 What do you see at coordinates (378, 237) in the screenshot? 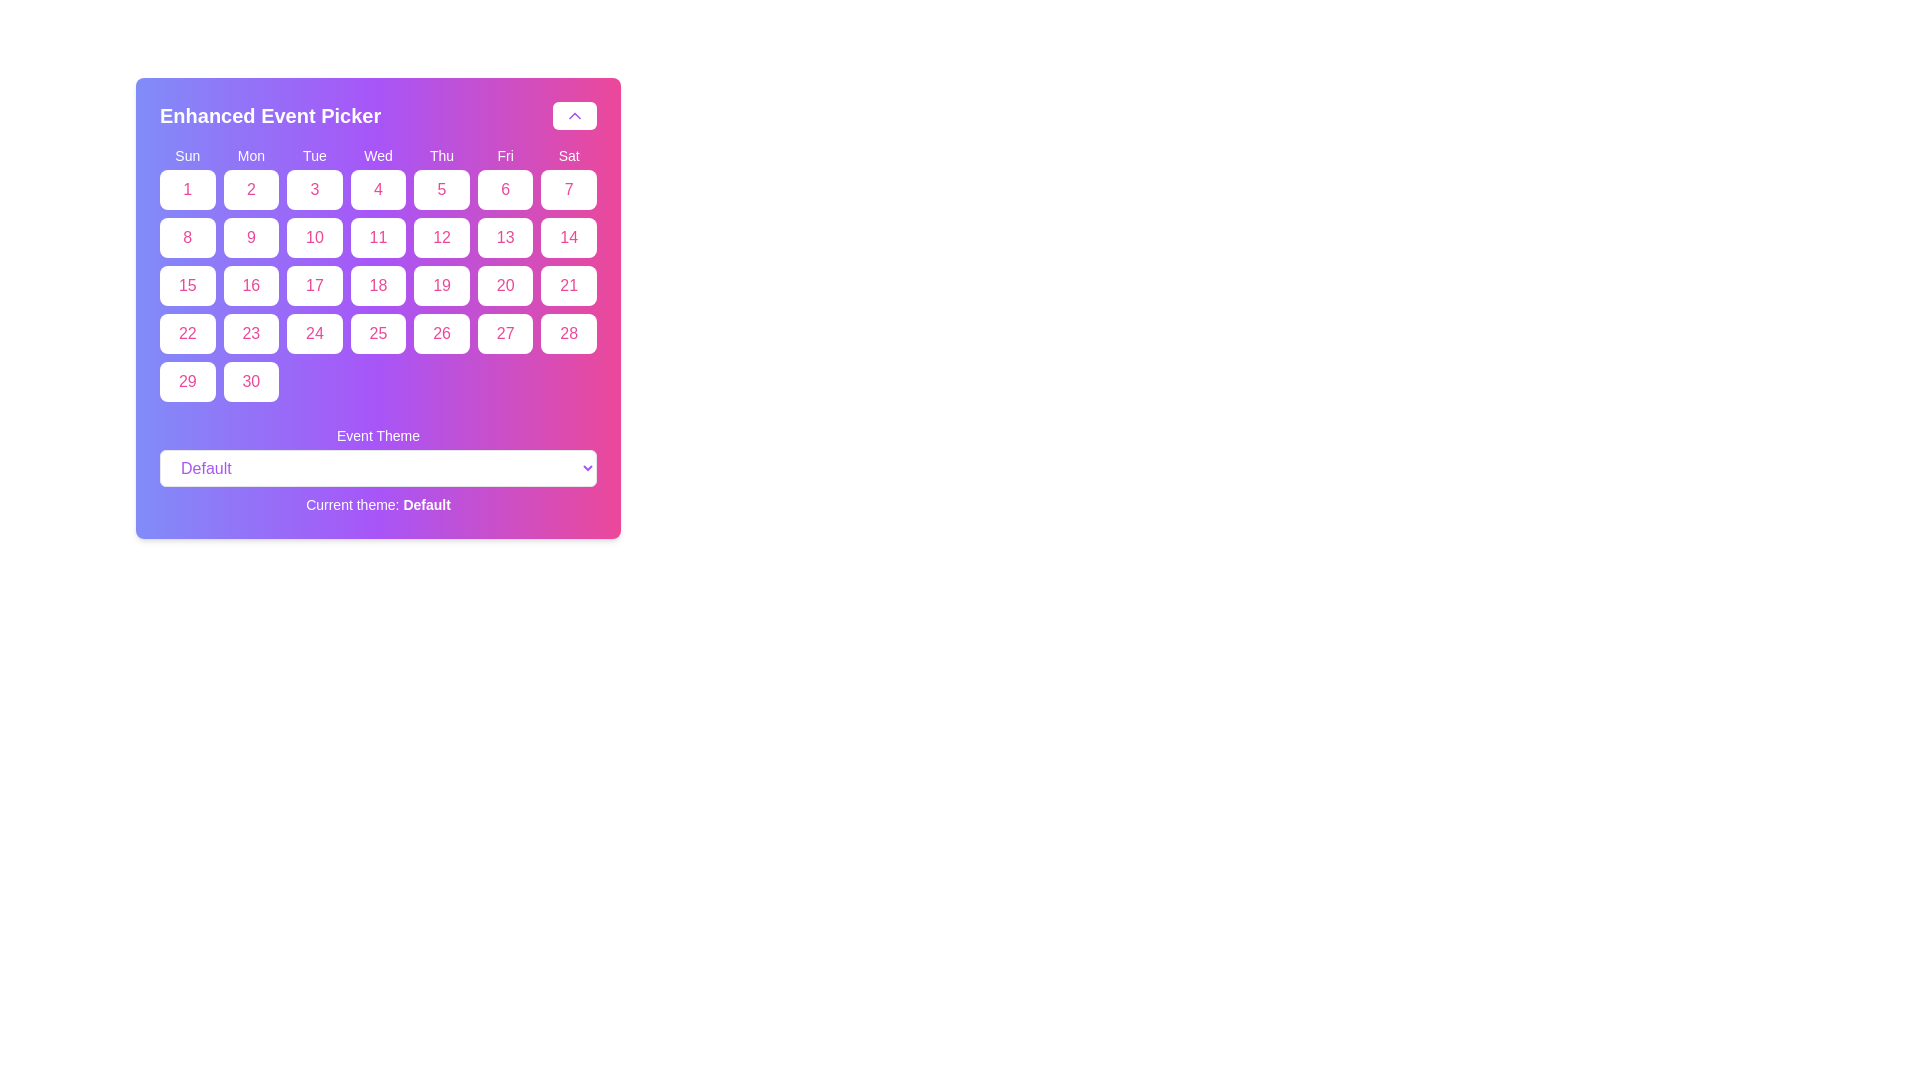
I see `the button corresponding to the 11th day in the calendar interface` at bounding box center [378, 237].